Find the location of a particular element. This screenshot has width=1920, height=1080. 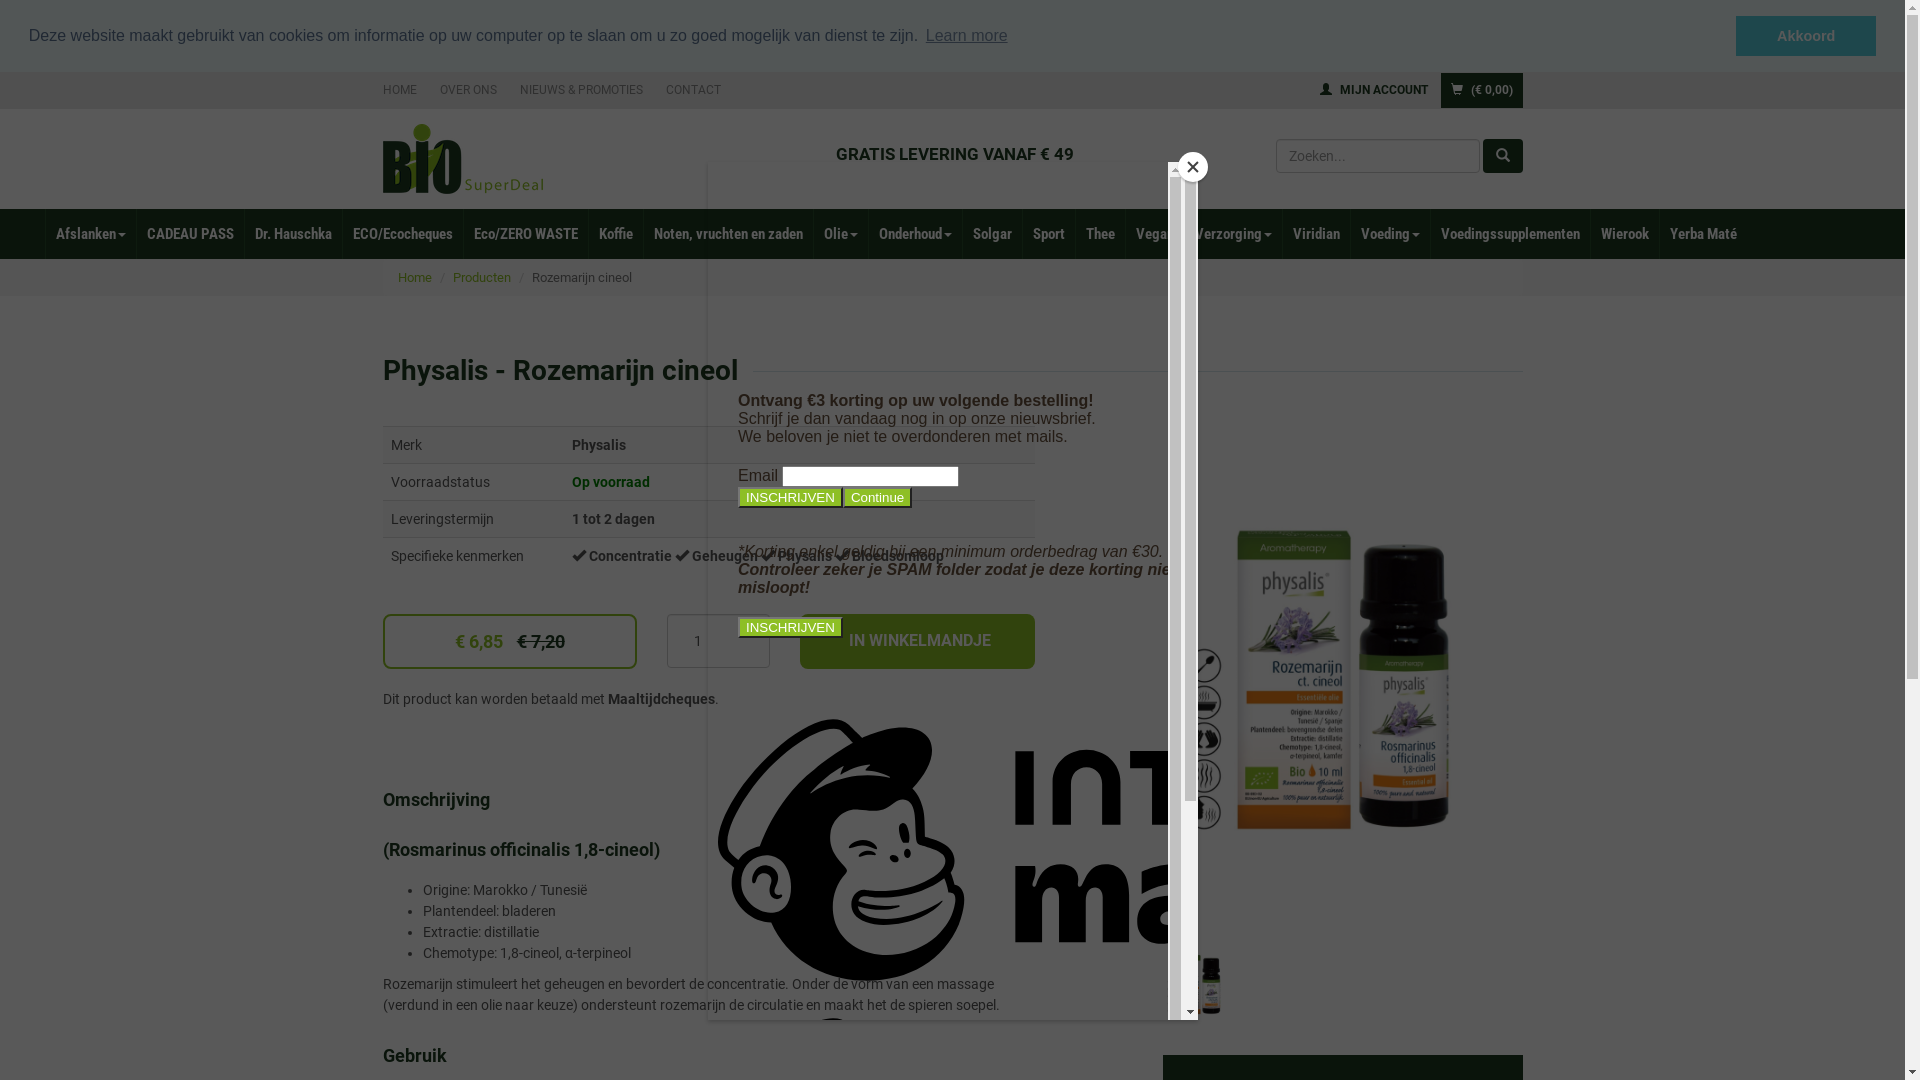

'NIEUWS & PROMOTIES' is located at coordinates (580, 87).